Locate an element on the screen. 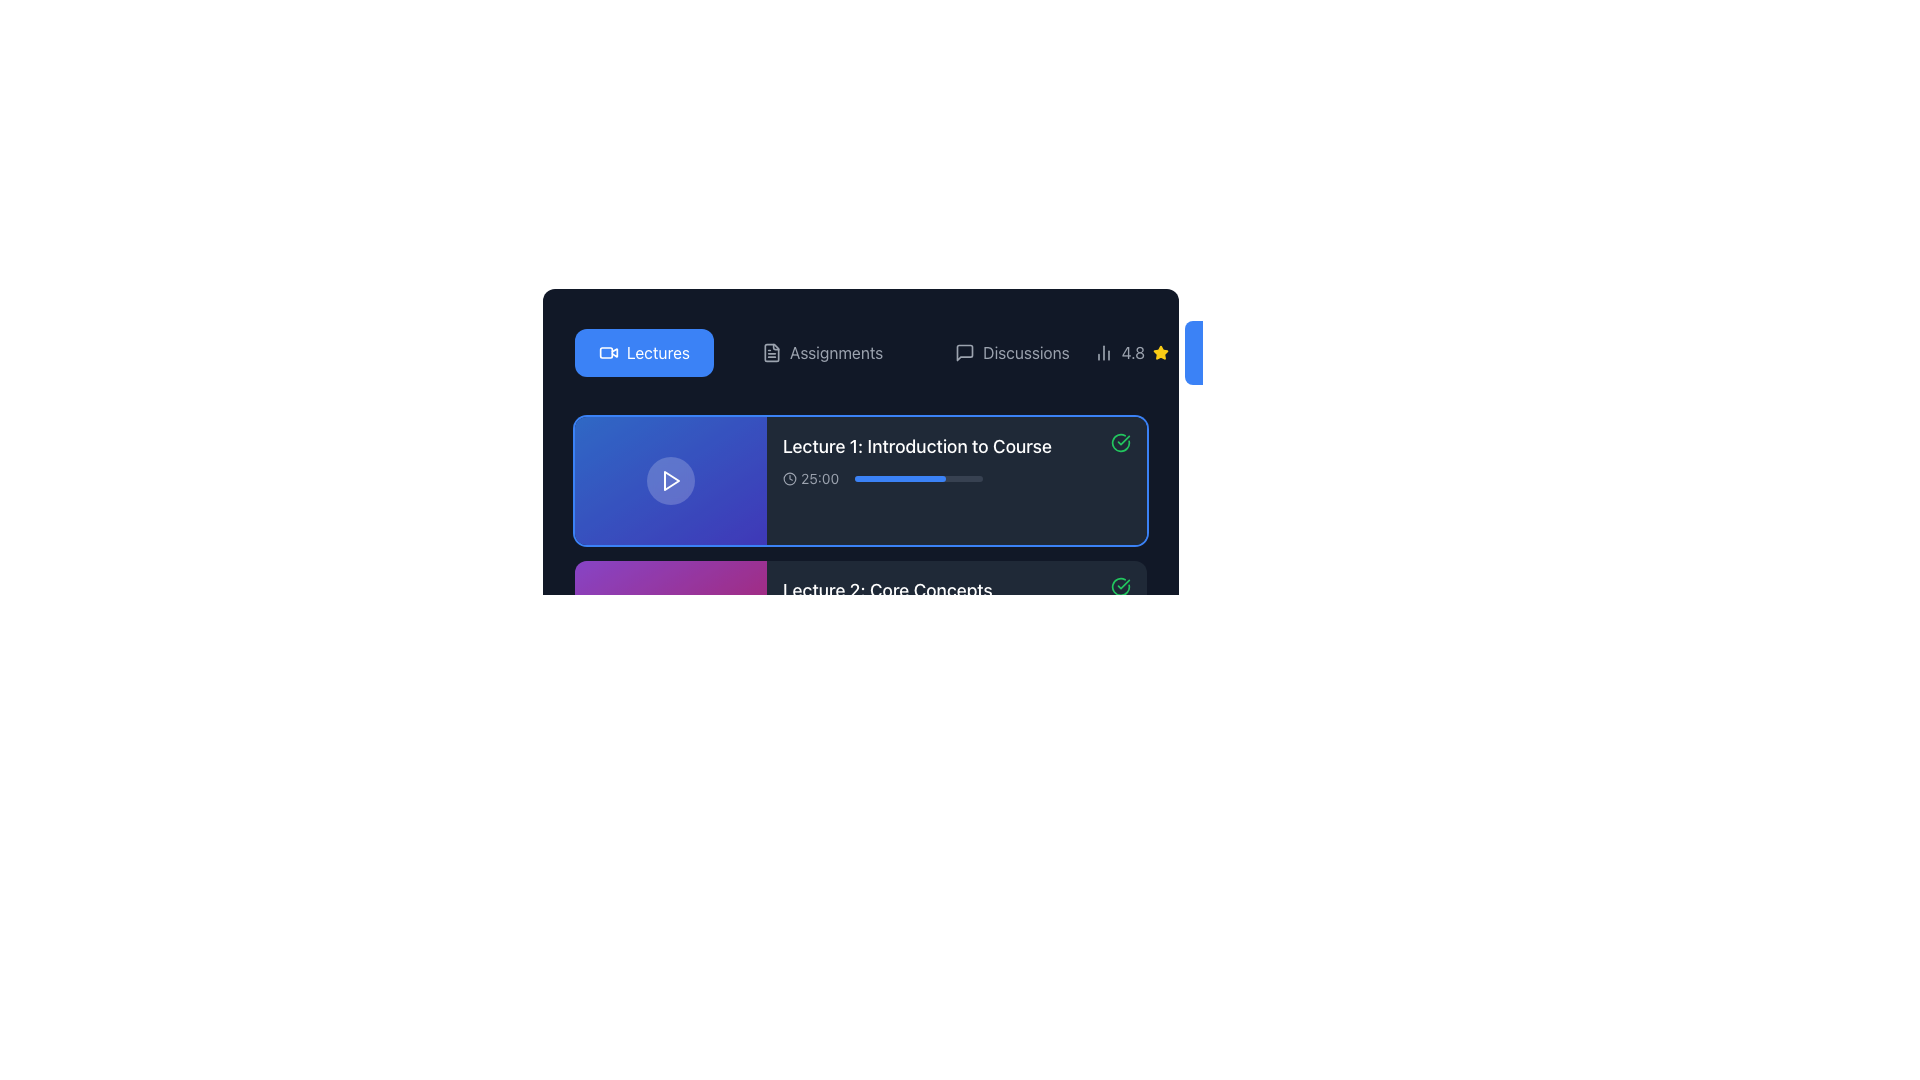  the interactive media playback button, which is represented by a play icon and is located to the left of the text 'Lecture 1: Introduction to Course' and its duration '25:00' is located at coordinates (671, 481).